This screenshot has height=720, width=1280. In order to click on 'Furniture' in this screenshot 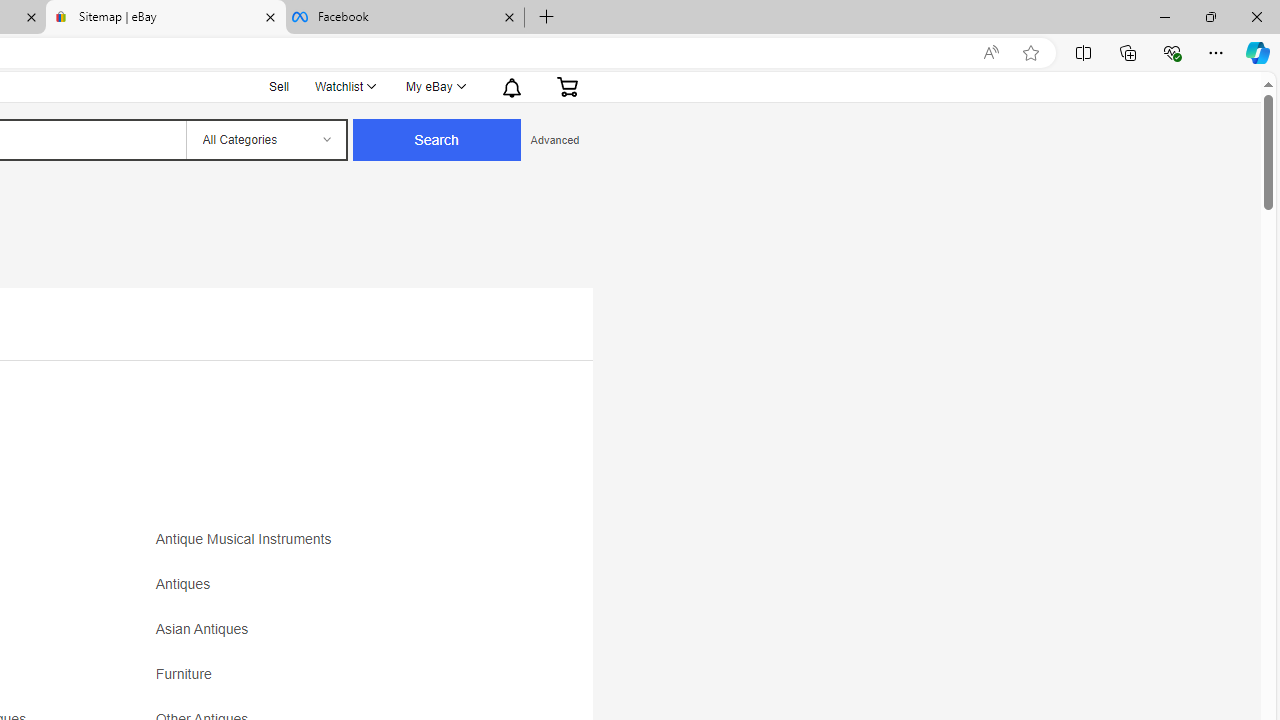, I will do `click(332, 680)`.